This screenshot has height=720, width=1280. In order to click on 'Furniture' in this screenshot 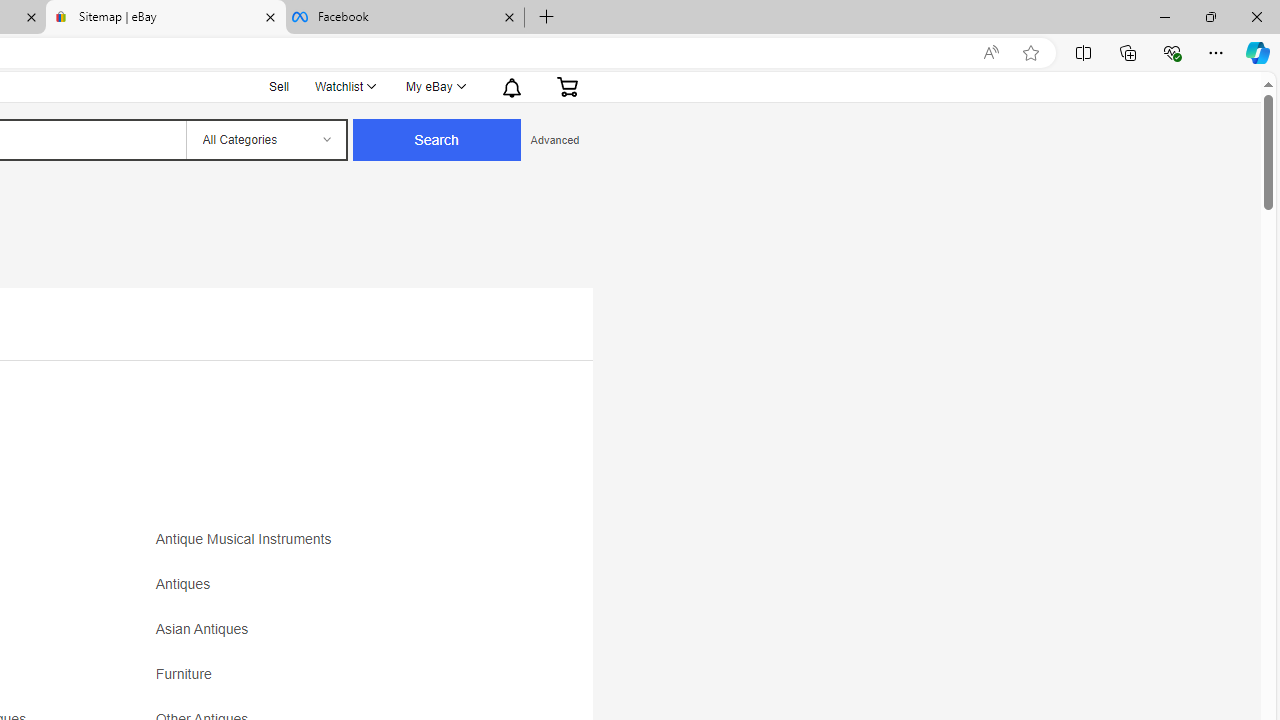, I will do `click(332, 680)`.